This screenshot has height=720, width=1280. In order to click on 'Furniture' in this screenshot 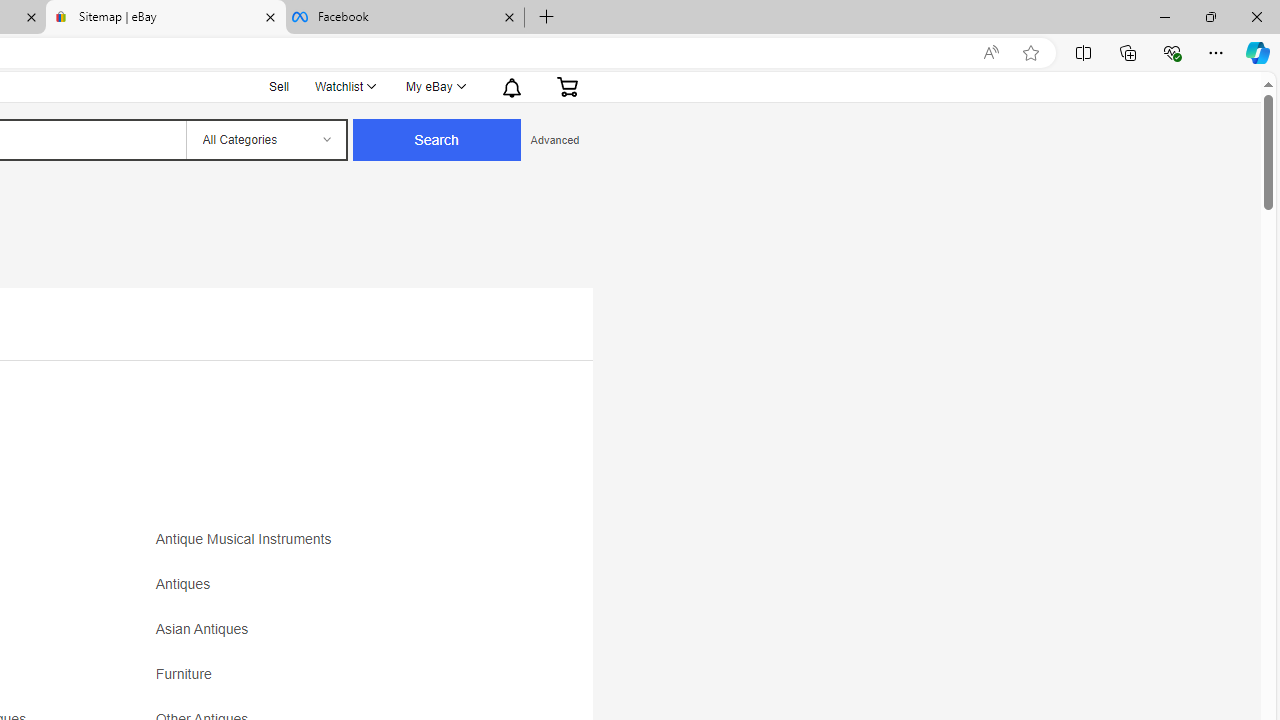, I will do `click(332, 680)`.